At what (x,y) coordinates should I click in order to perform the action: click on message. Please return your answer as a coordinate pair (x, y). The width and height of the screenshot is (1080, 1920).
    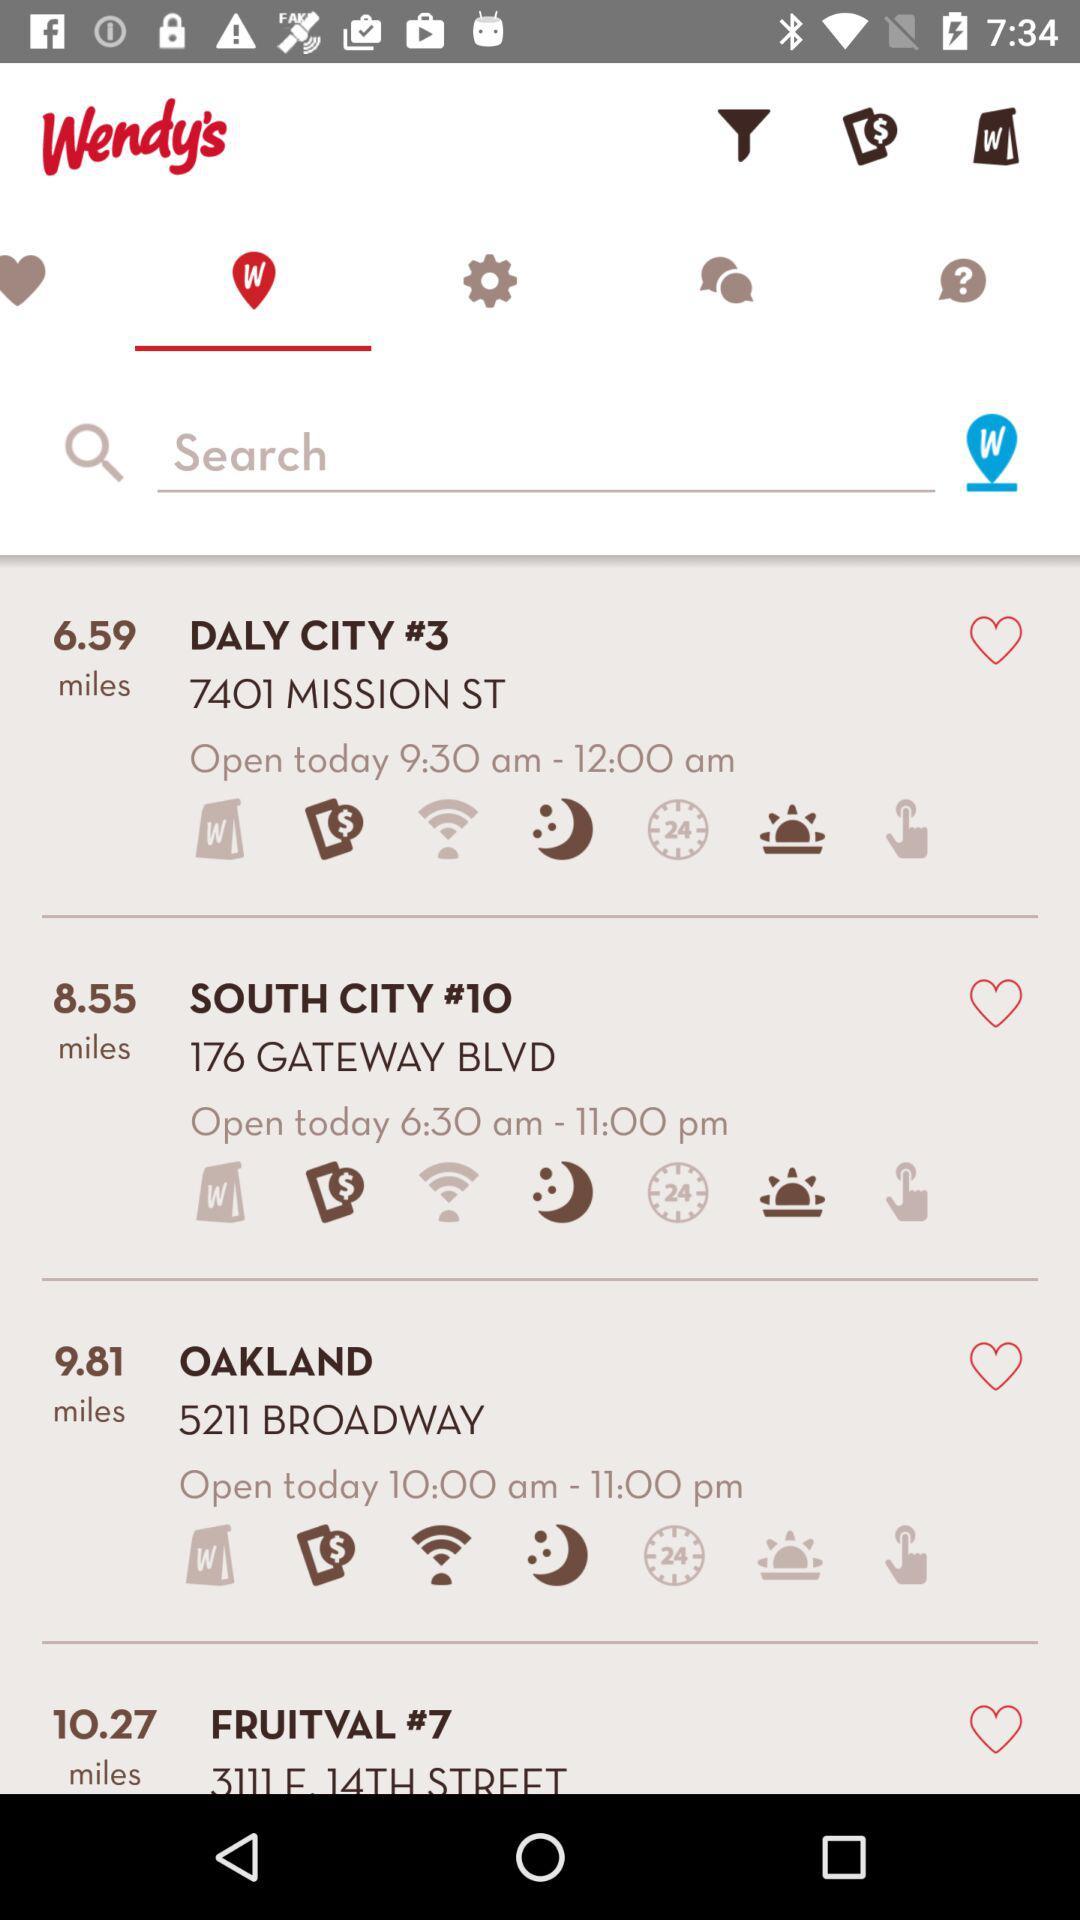
    Looking at the image, I should click on (725, 279).